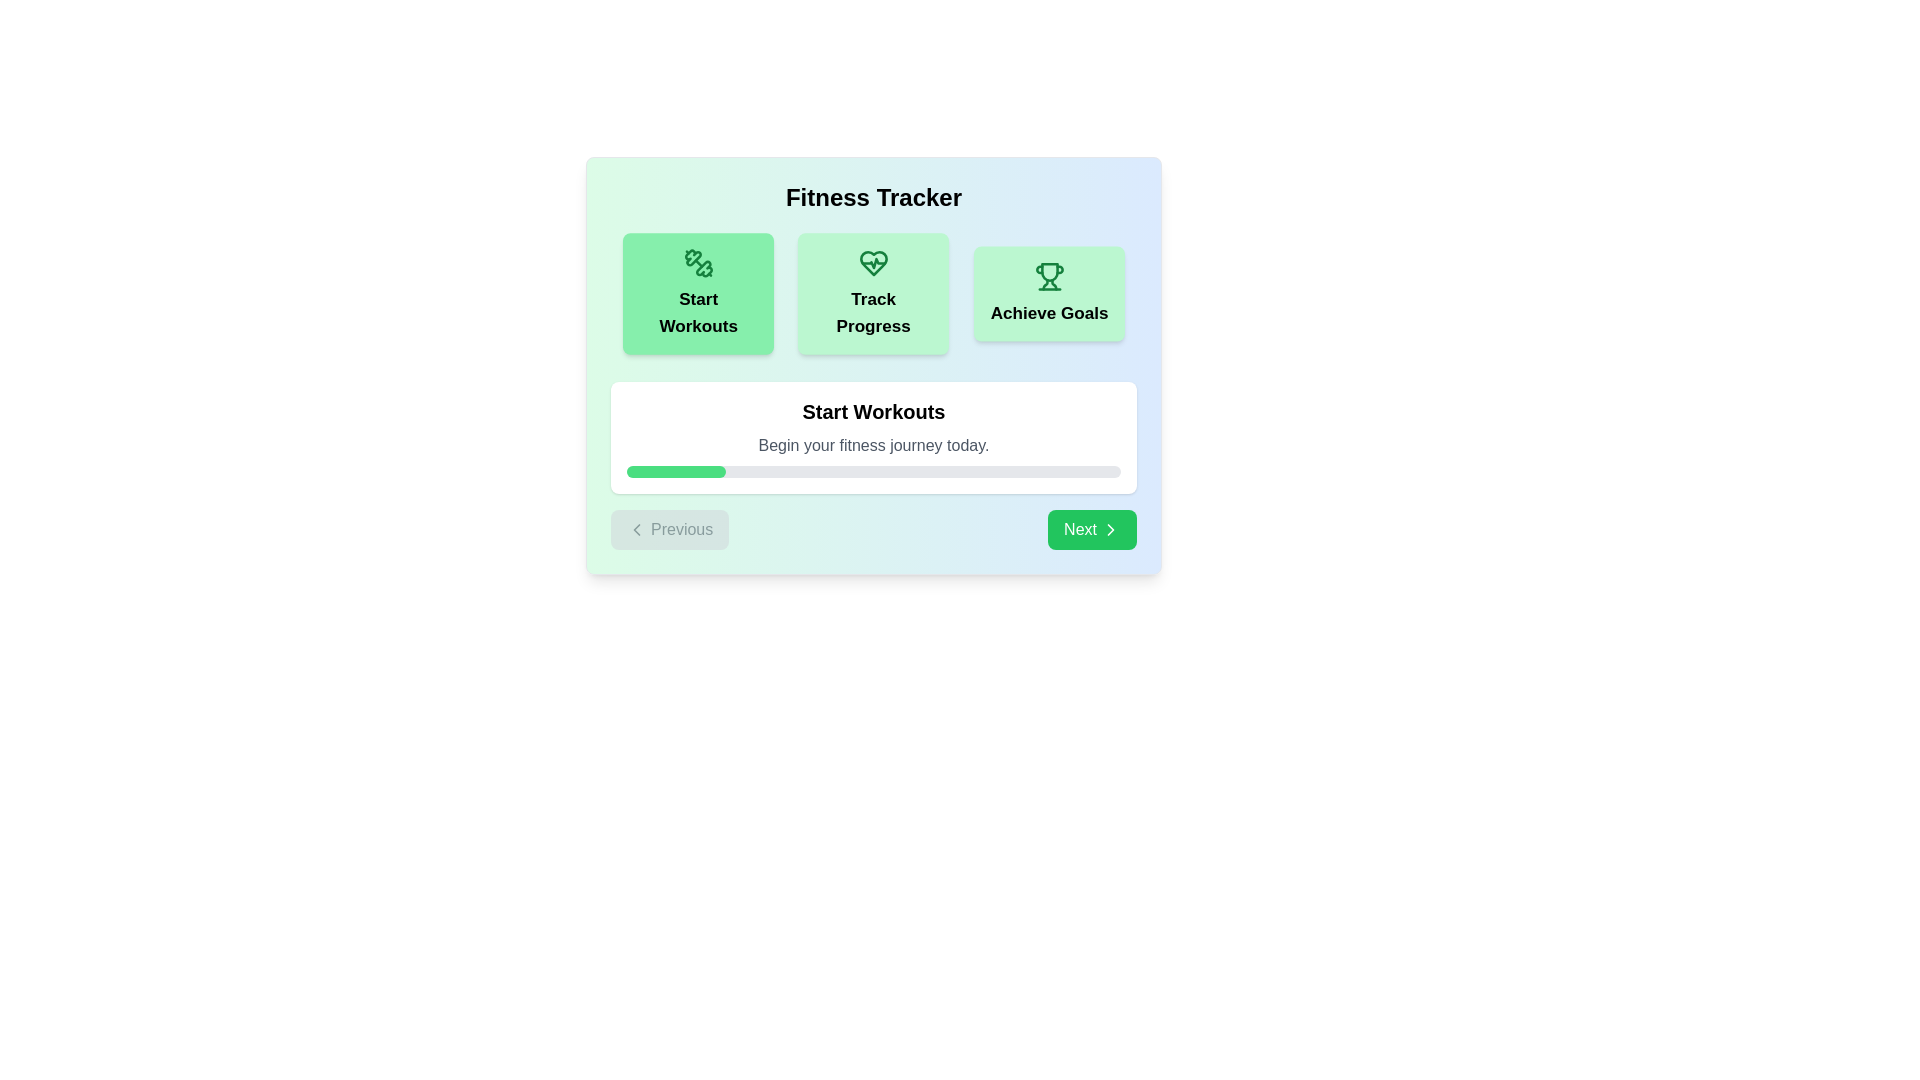 This screenshot has width=1920, height=1080. I want to click on the 'Start Workouts' text label, which is centrally located in the first green option of the 'Fitness Tracker' menu, below a dumbbell icon, so click(698, 312).